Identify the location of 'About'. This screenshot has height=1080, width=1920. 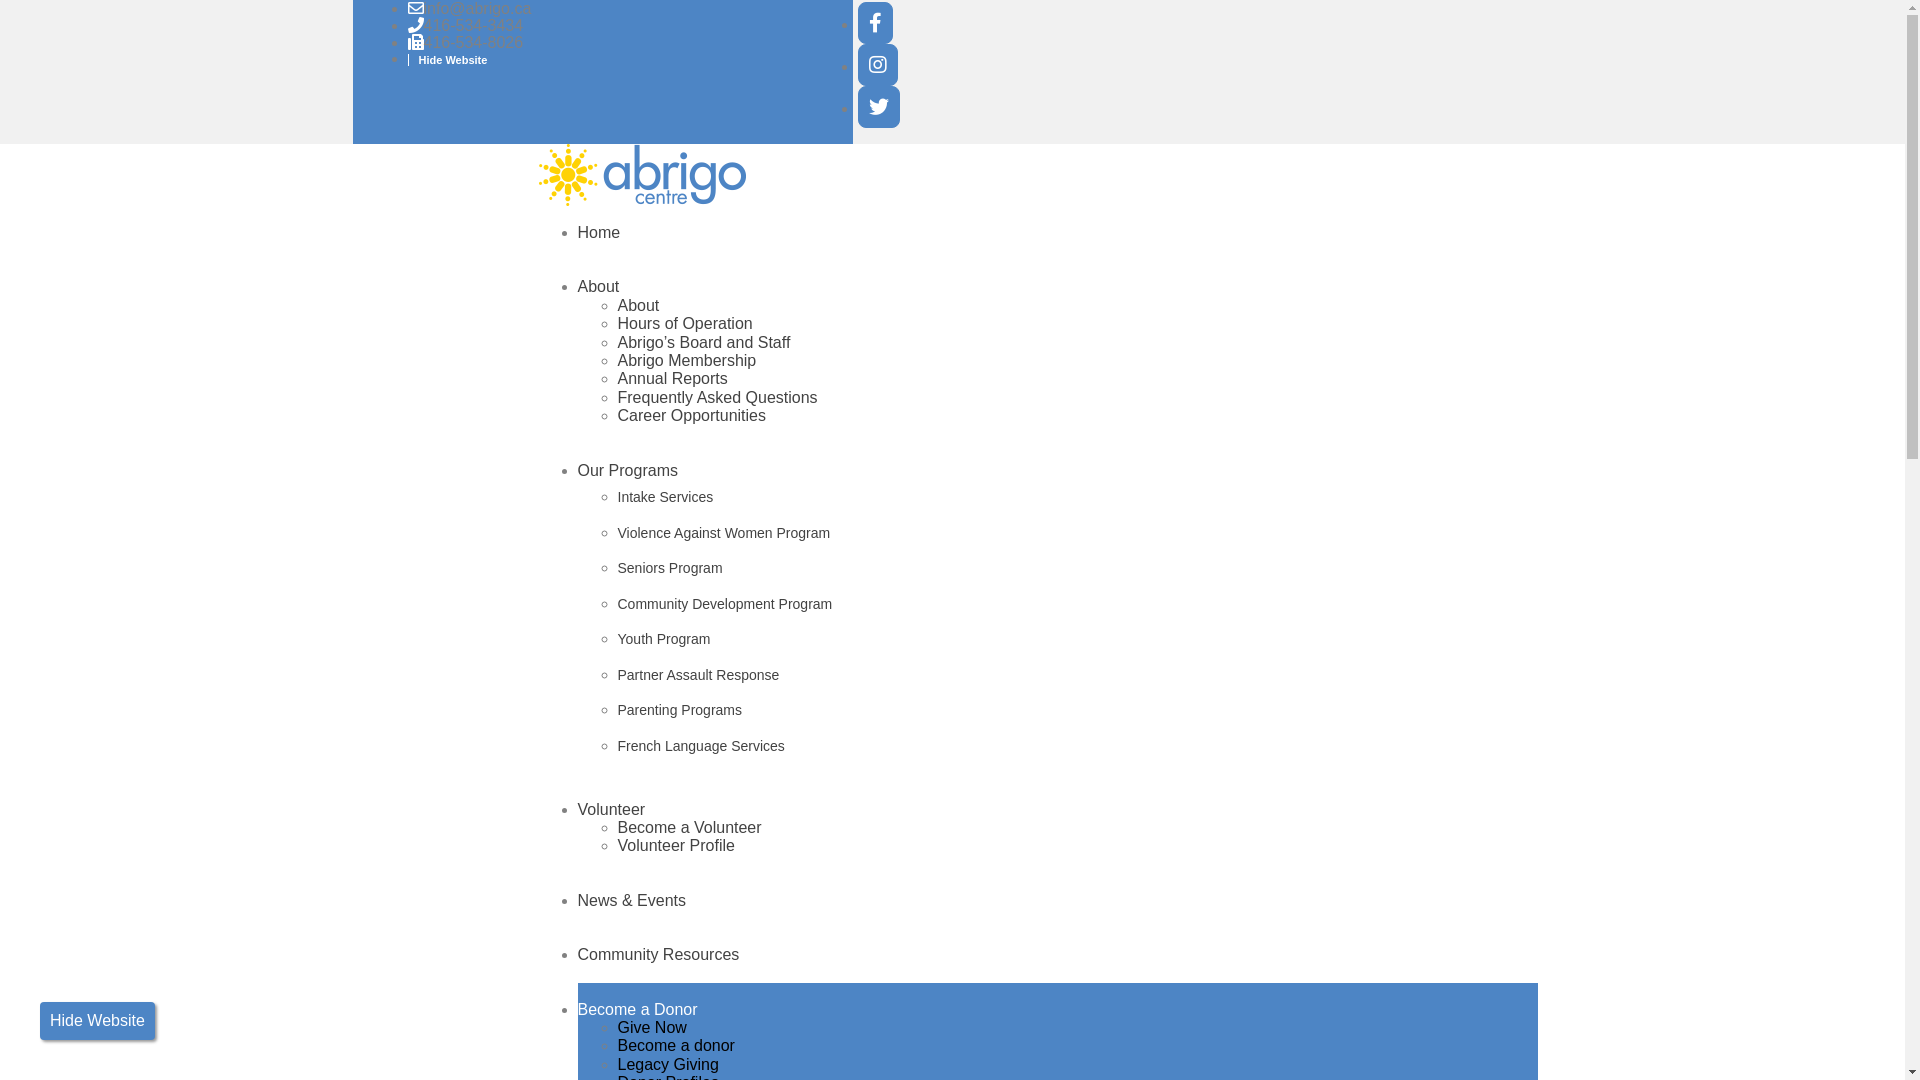
(576, 286).